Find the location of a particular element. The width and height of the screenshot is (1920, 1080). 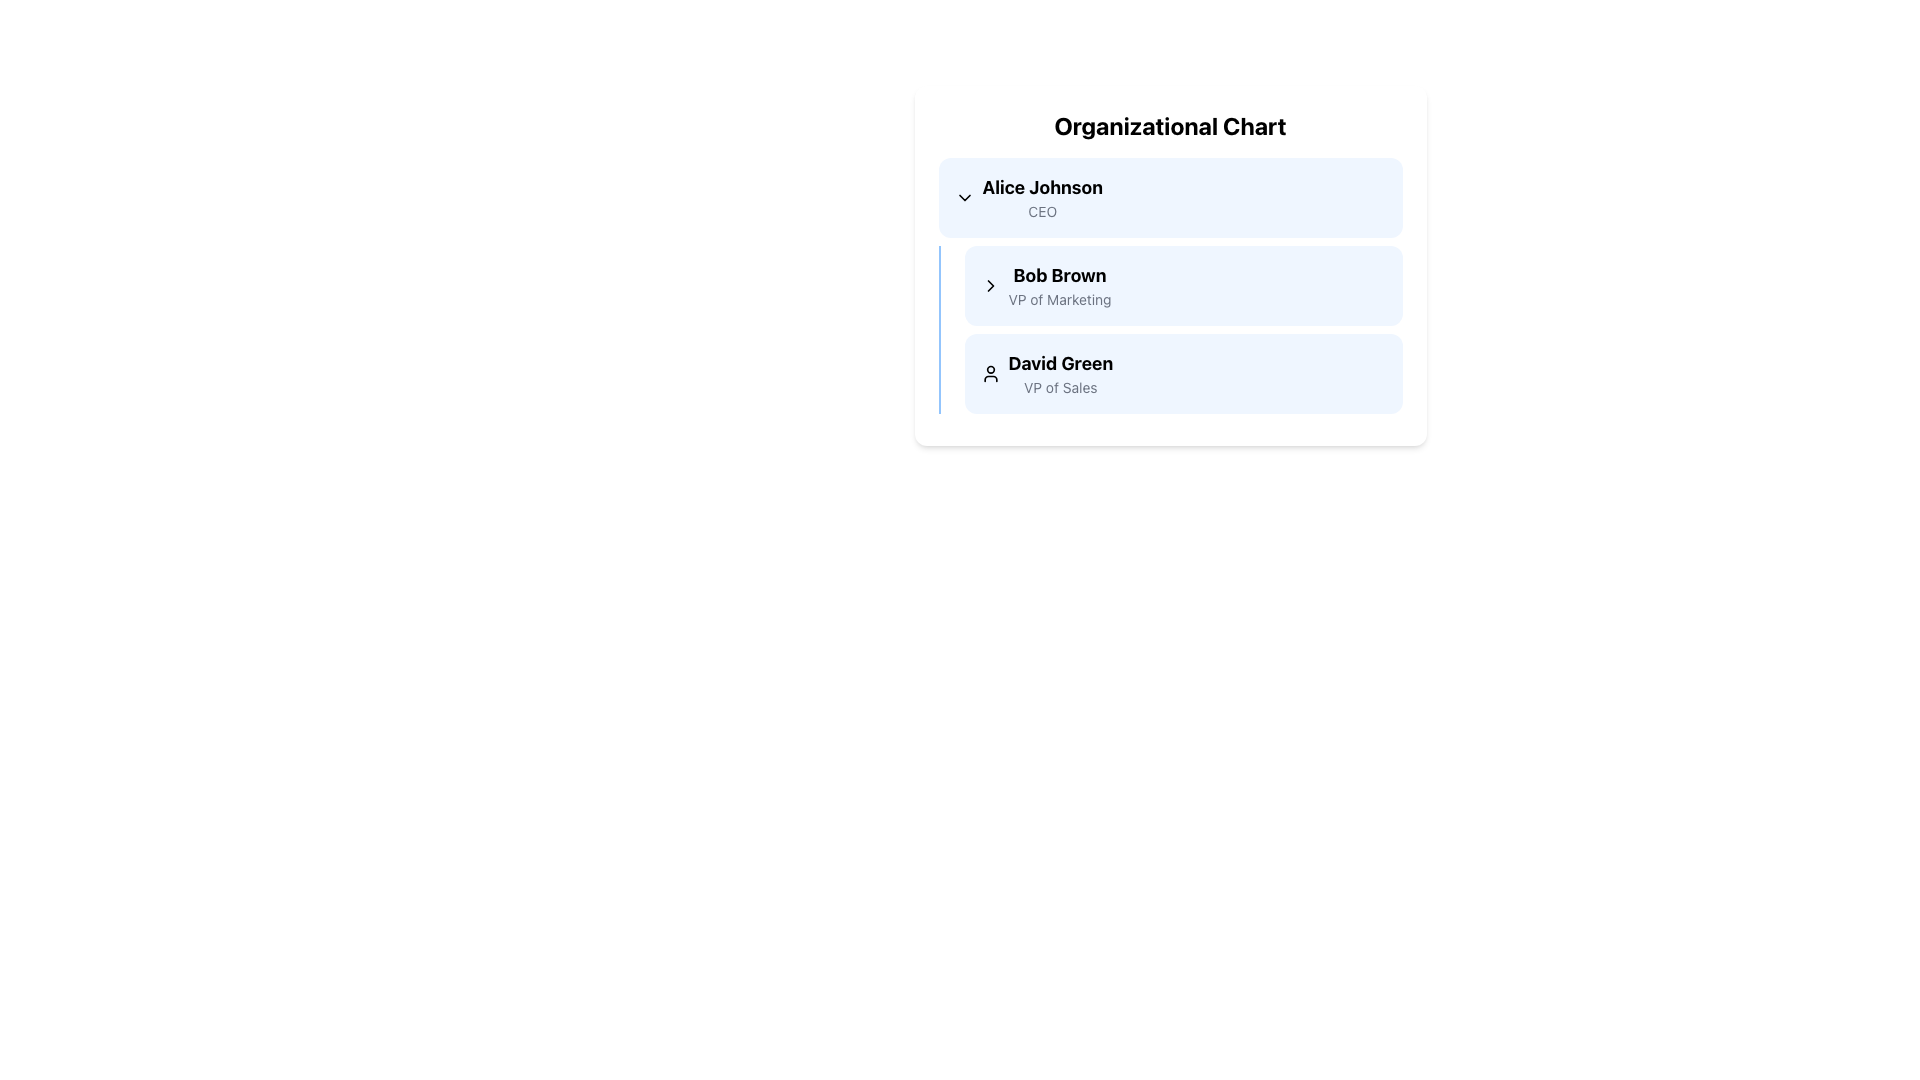

the Icon Button located in the upper left corner of the section displaying 'Alice Johnson, CEO' is located at coordinates (964, 197).